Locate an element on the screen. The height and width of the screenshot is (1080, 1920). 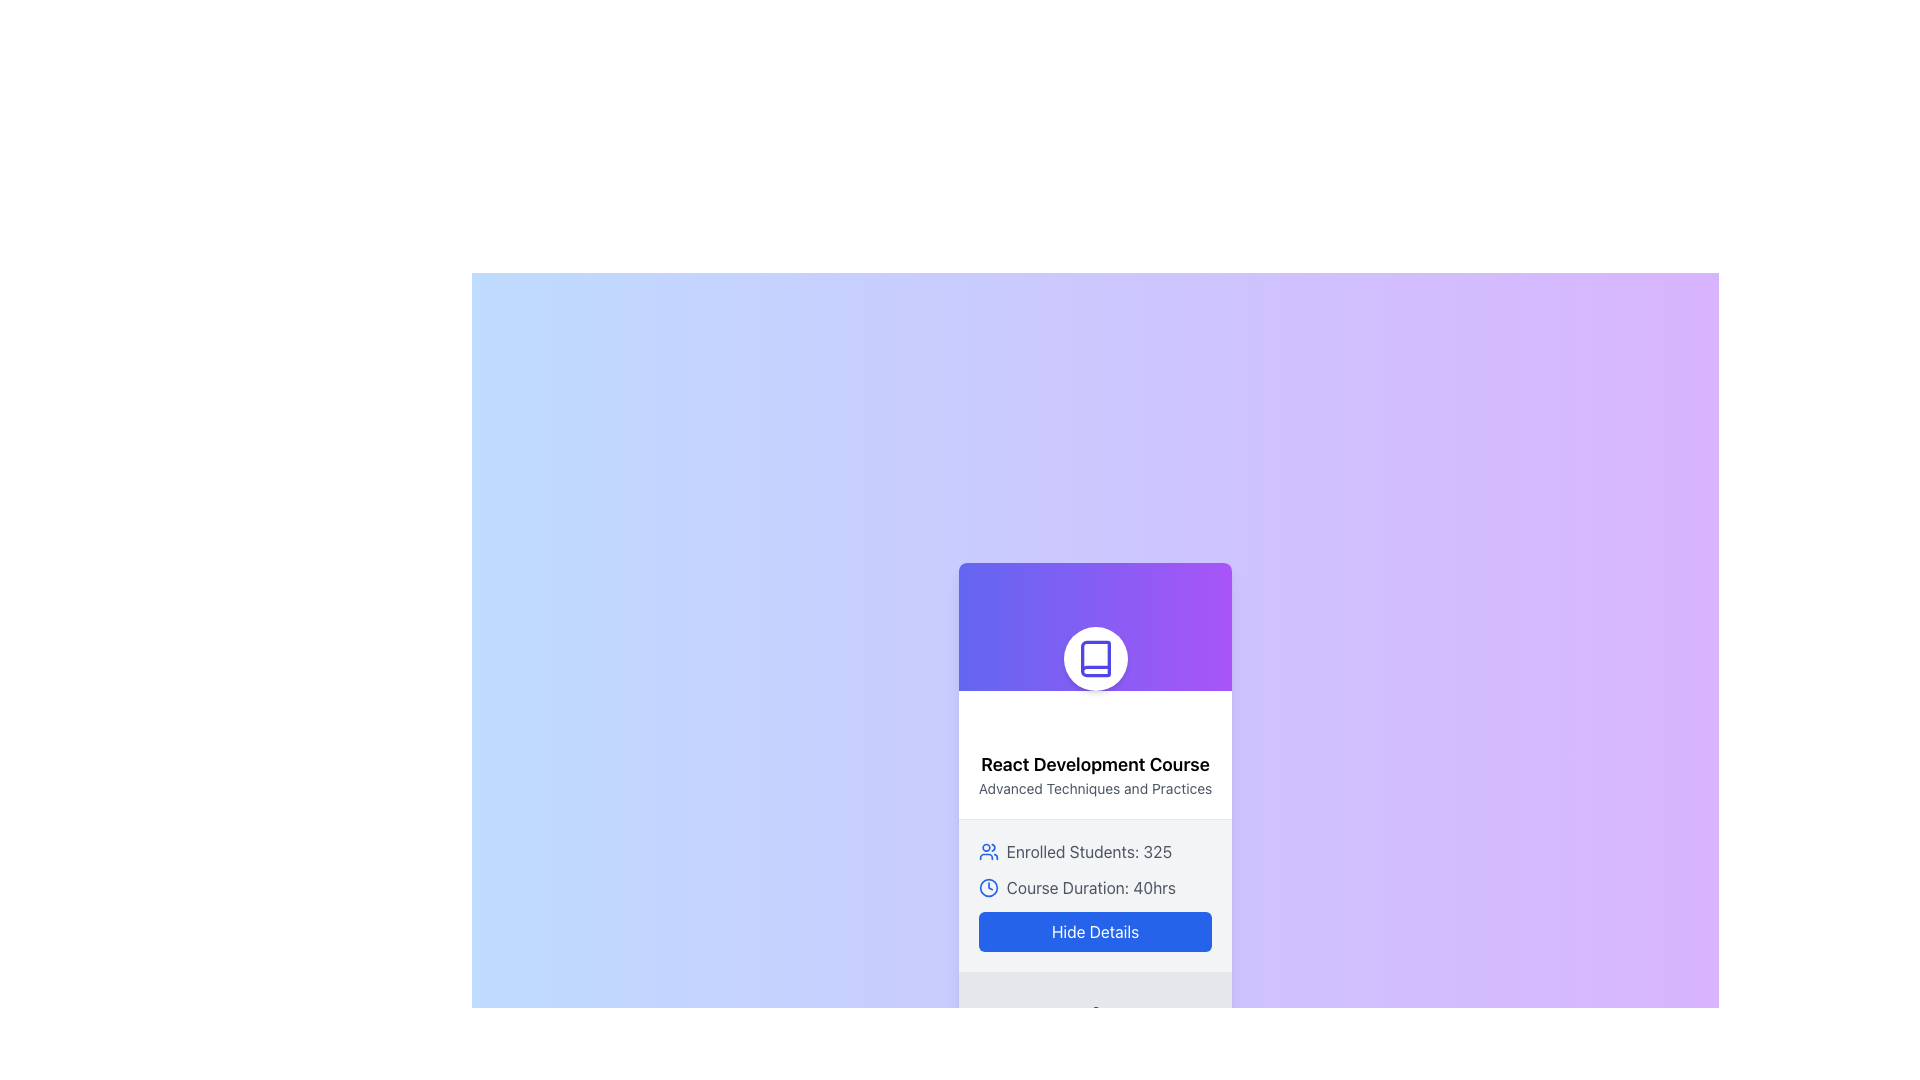
the decorative header with a circular icon containing a book symbol, which is located at the top of the card displaying course information is located at coordinates (1094, 626).